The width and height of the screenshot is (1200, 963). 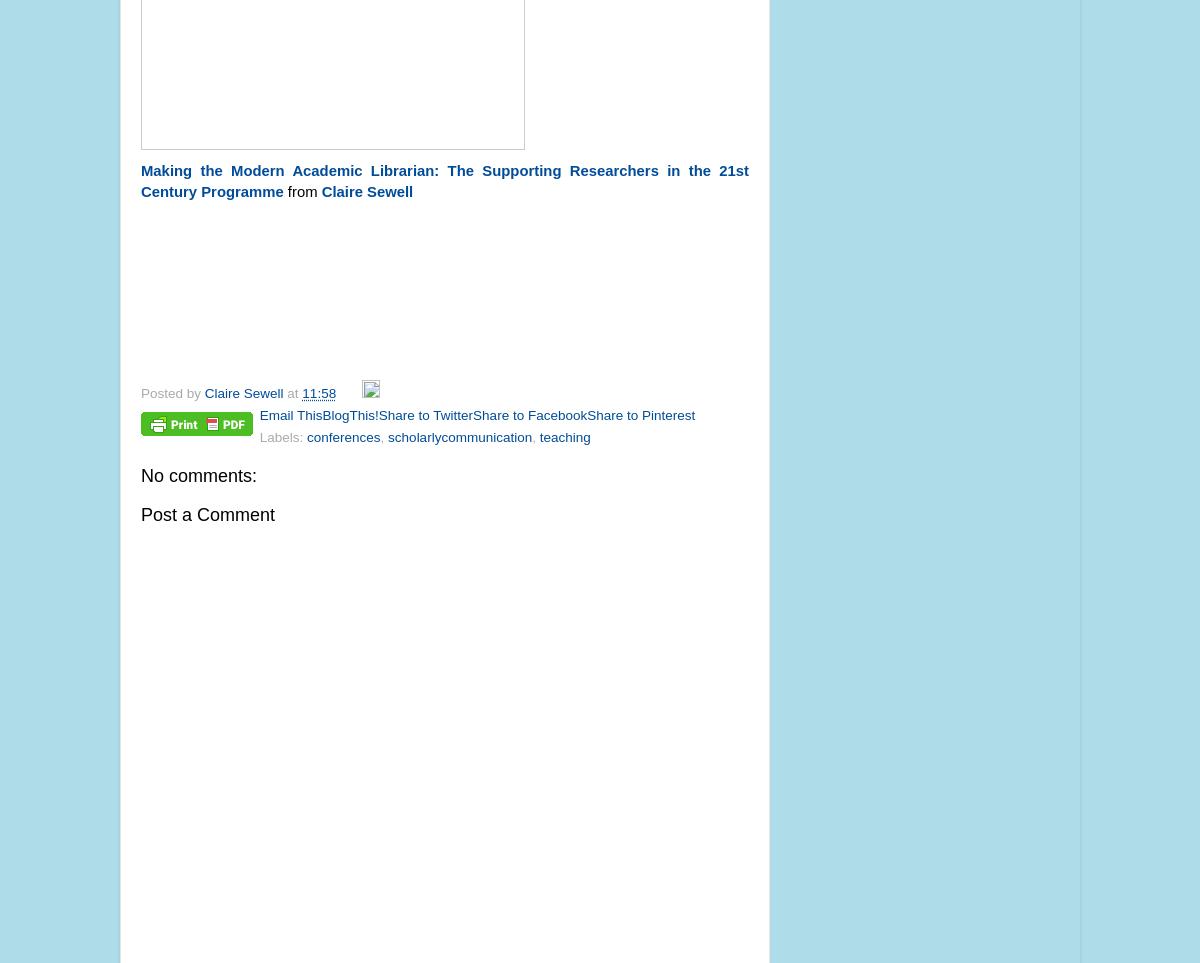 What do you see at coordinates (378, 414) in the screenshot?
I see `'Share to Twitter'` at bounding box center [378, 414].